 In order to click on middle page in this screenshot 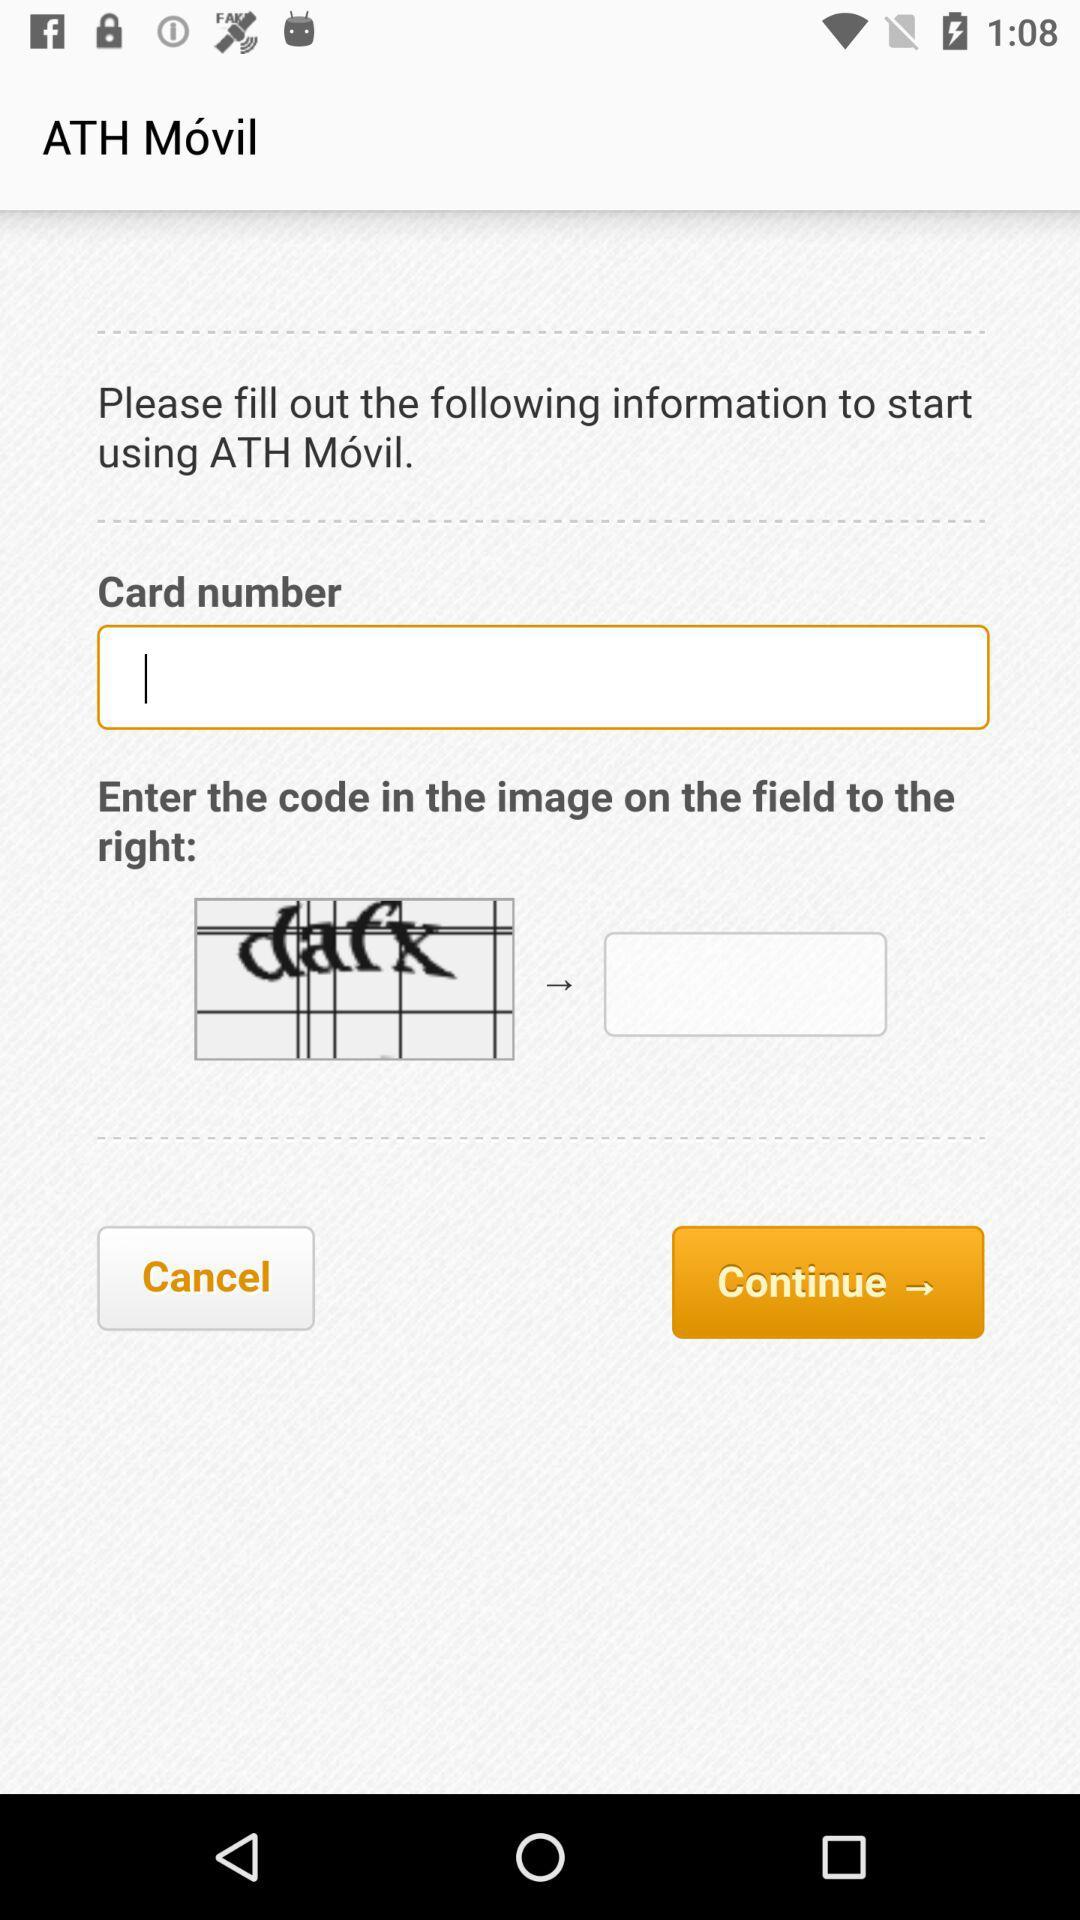, I will do `click(540, 1002)`.